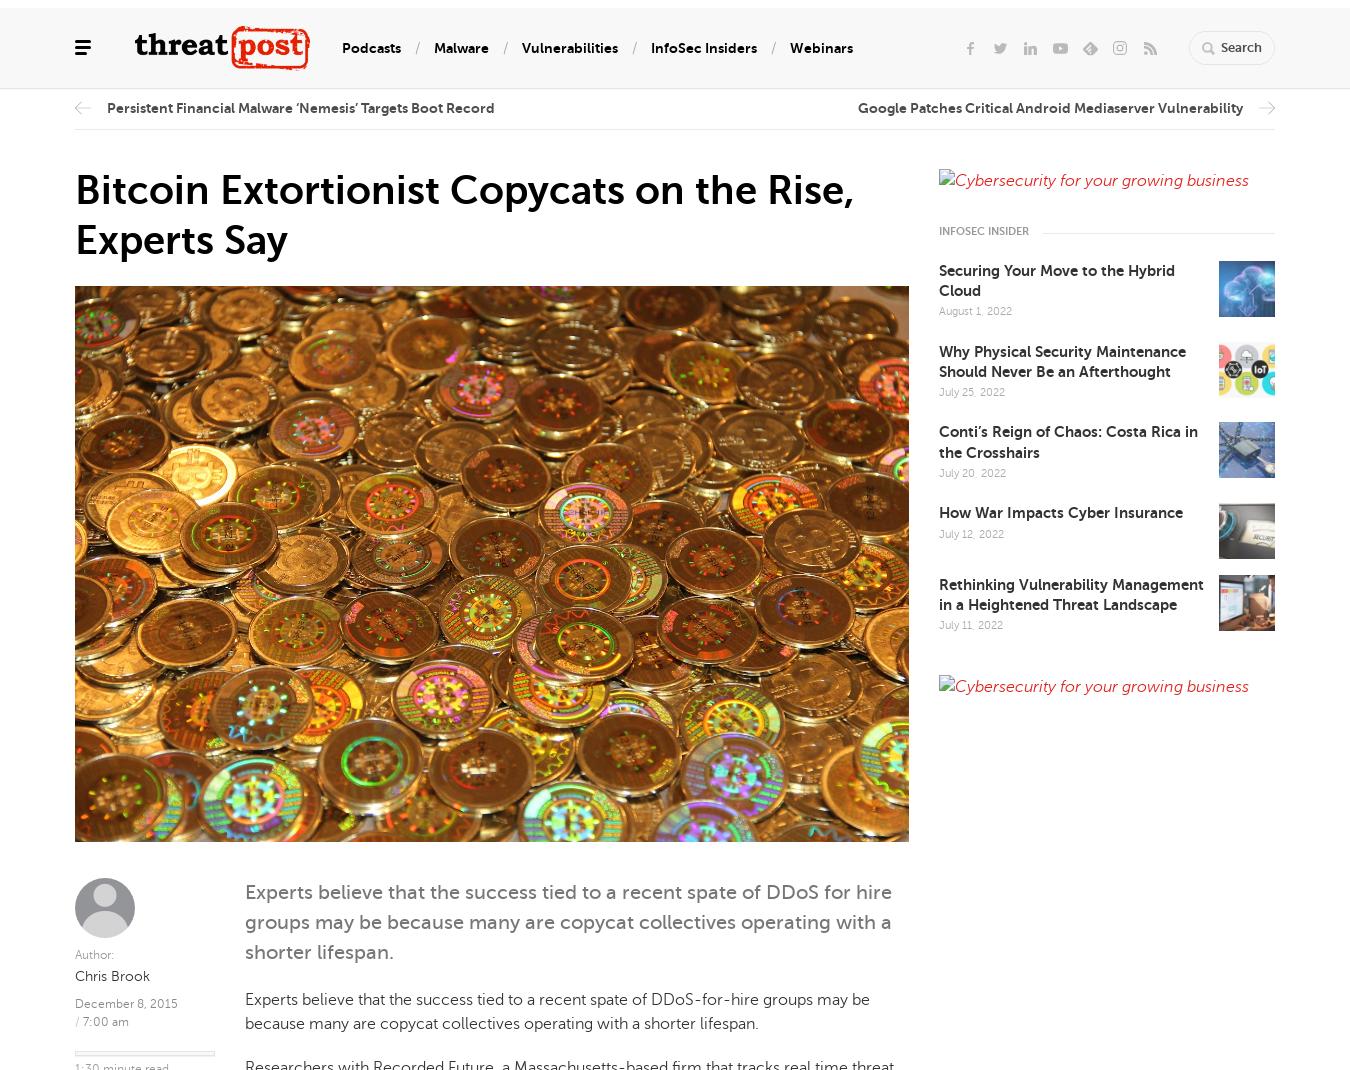 Image resolution: width=1350 pixels, height=1070 pixels. I want to click on 'Critical Infrastructure', so click(453, 207).